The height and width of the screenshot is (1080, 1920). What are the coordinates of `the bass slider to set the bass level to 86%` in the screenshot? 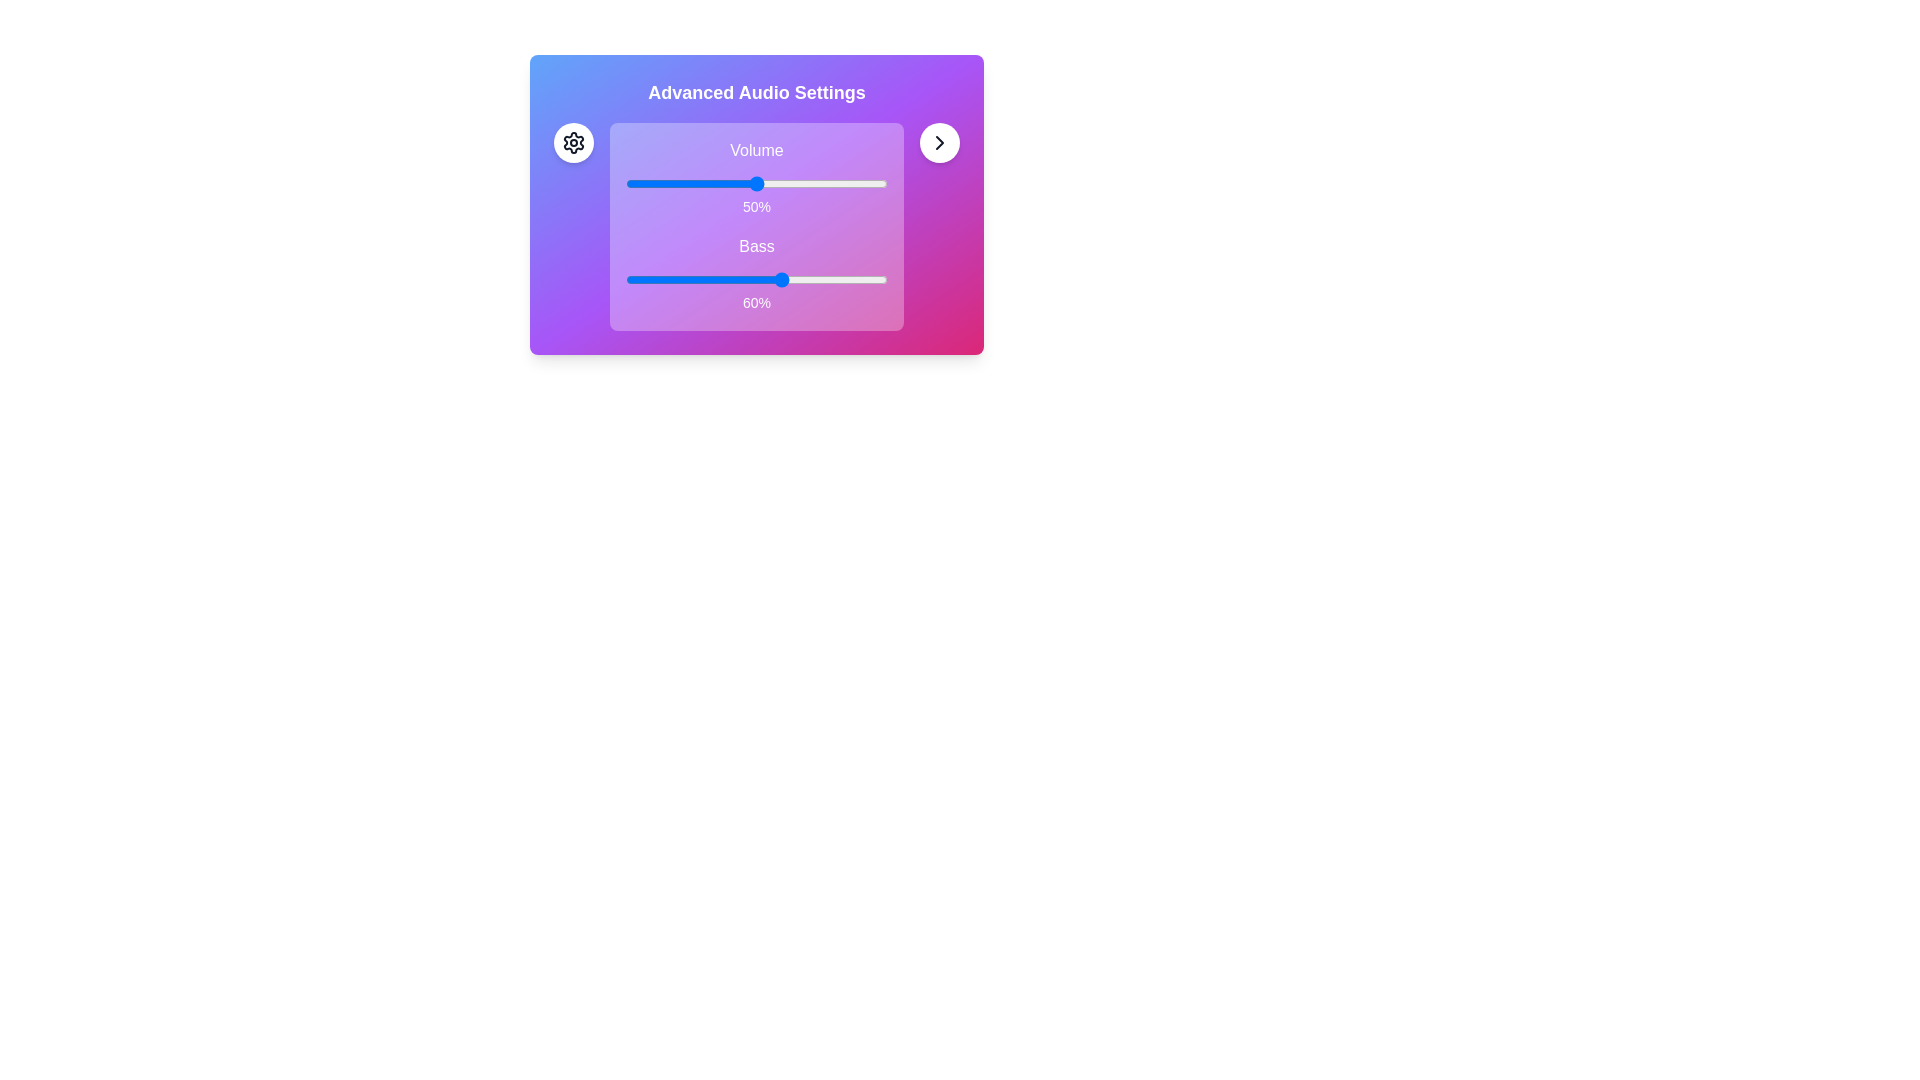 It's located at (851, 280).